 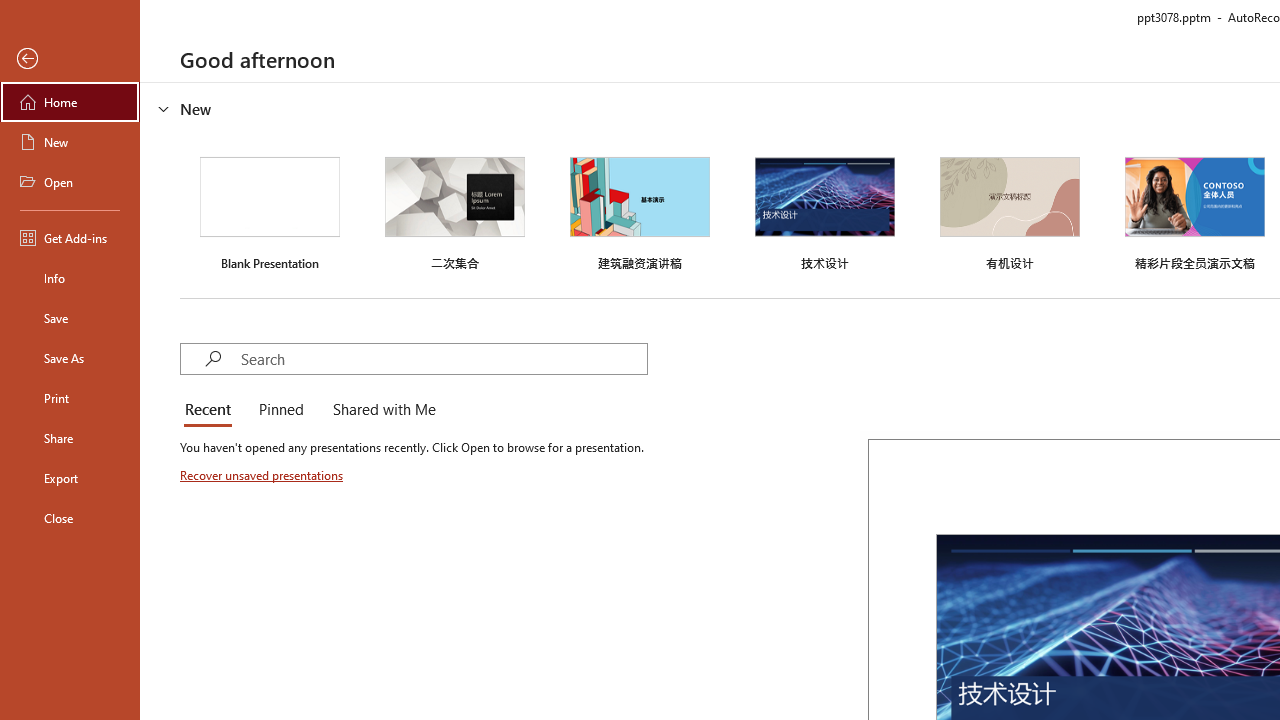 I want to click on 'Shared with Me', so click(x=380, y=410).